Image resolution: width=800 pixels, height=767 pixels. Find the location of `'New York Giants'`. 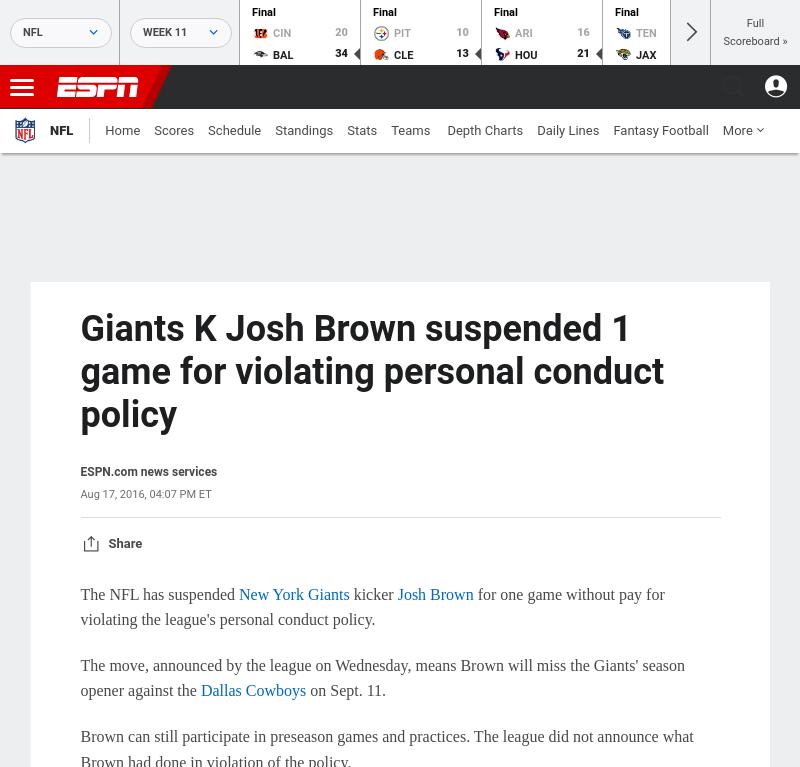

'New York Giants' is located at coordinates (294, 592).